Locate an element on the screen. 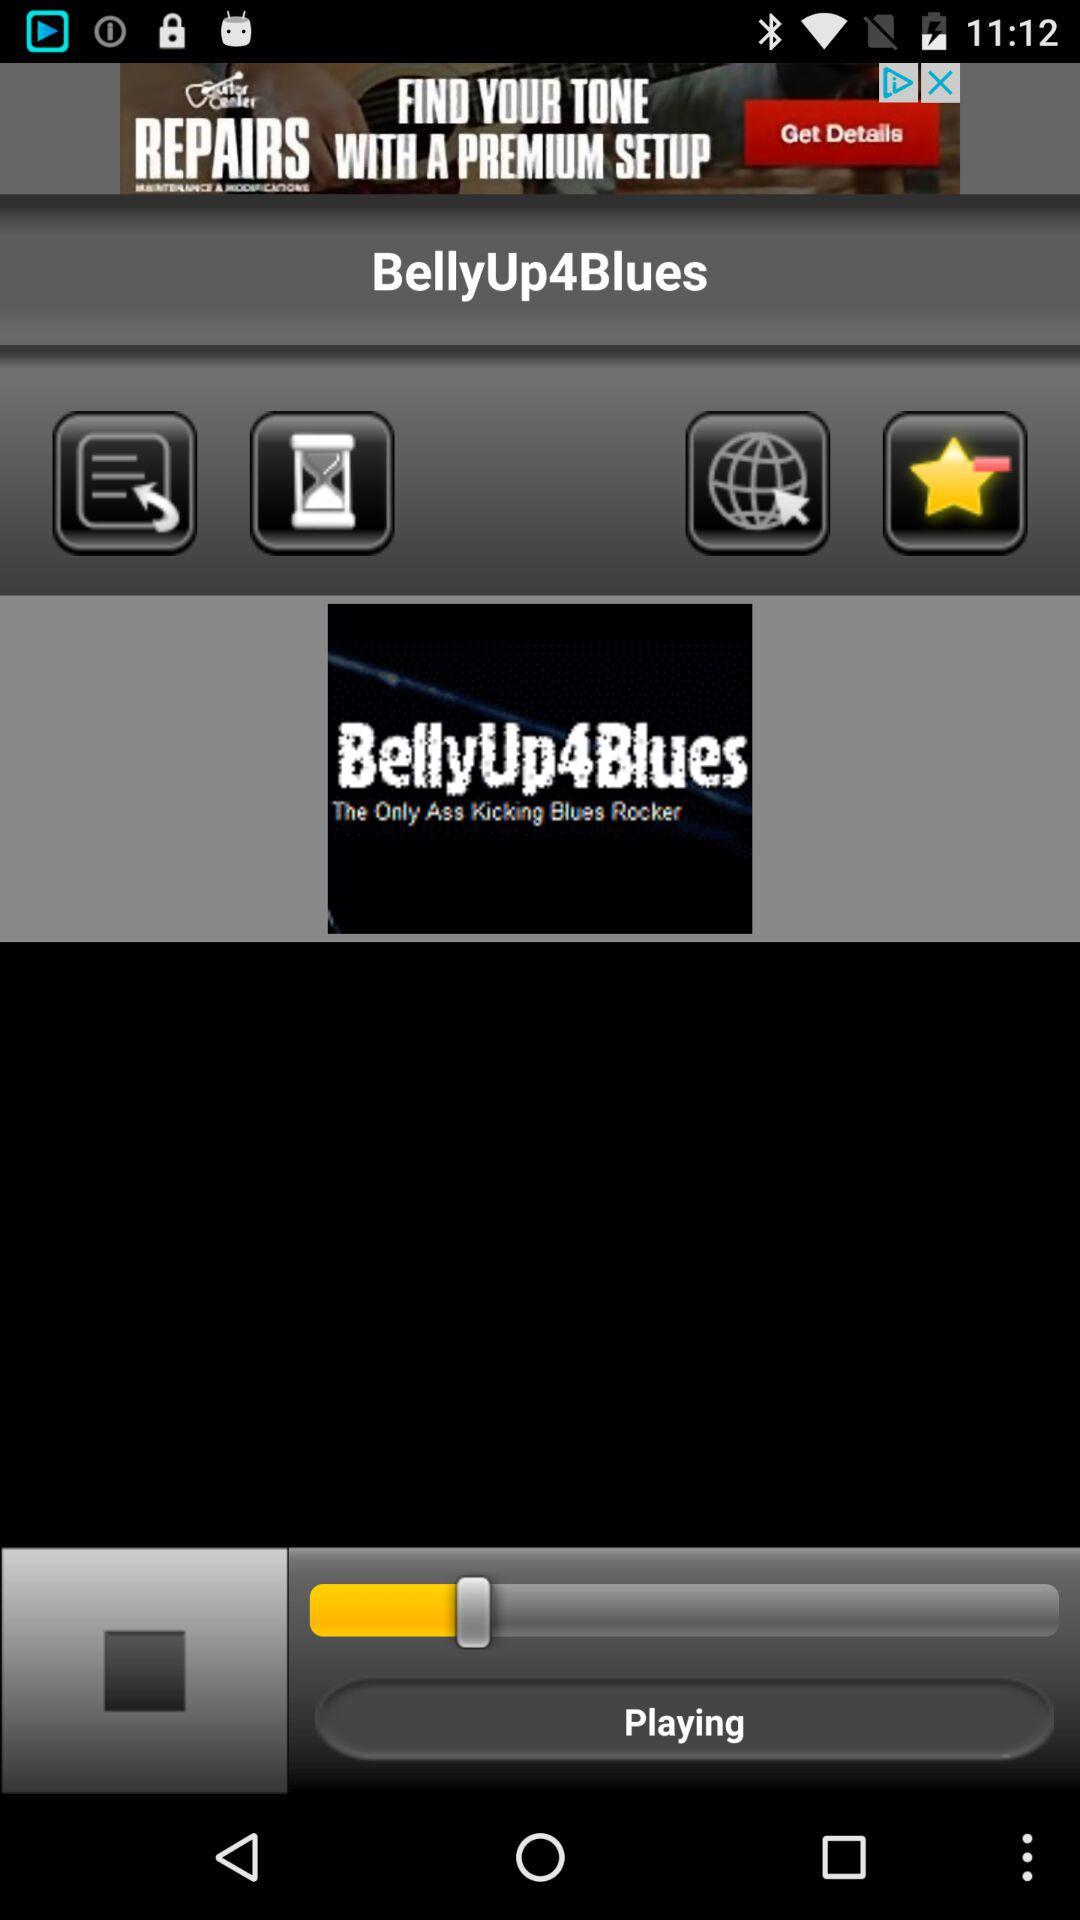 The height and width of the screenshot is (1920, 1080). stop playing is located at coordinates (143, 1669).